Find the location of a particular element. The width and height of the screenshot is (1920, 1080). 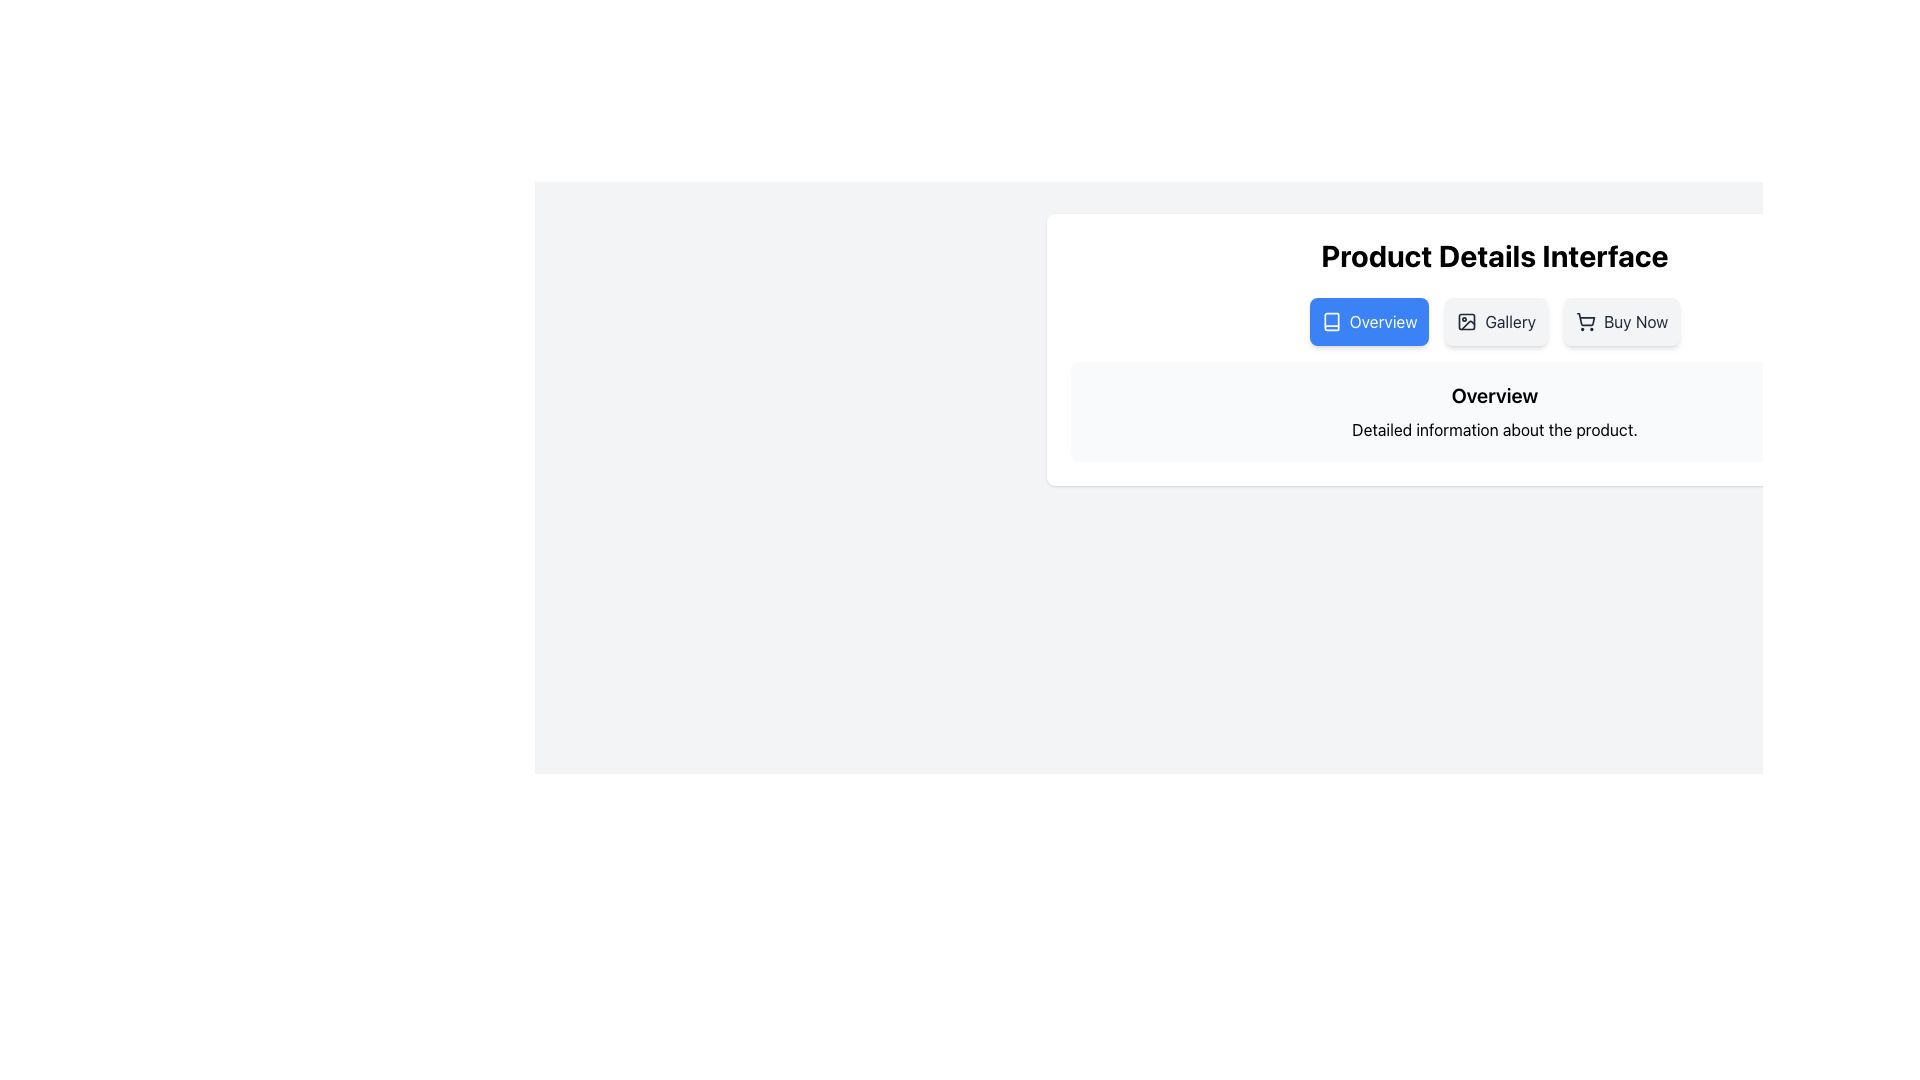

the minimalistic image icon located centrally within the 'Gallery' button, which features a rectangle with rounded corners, a circle in the top-left corner, and an irregular line resembling a mountain or zigzag pattern is located at coordinates (1467, 320).